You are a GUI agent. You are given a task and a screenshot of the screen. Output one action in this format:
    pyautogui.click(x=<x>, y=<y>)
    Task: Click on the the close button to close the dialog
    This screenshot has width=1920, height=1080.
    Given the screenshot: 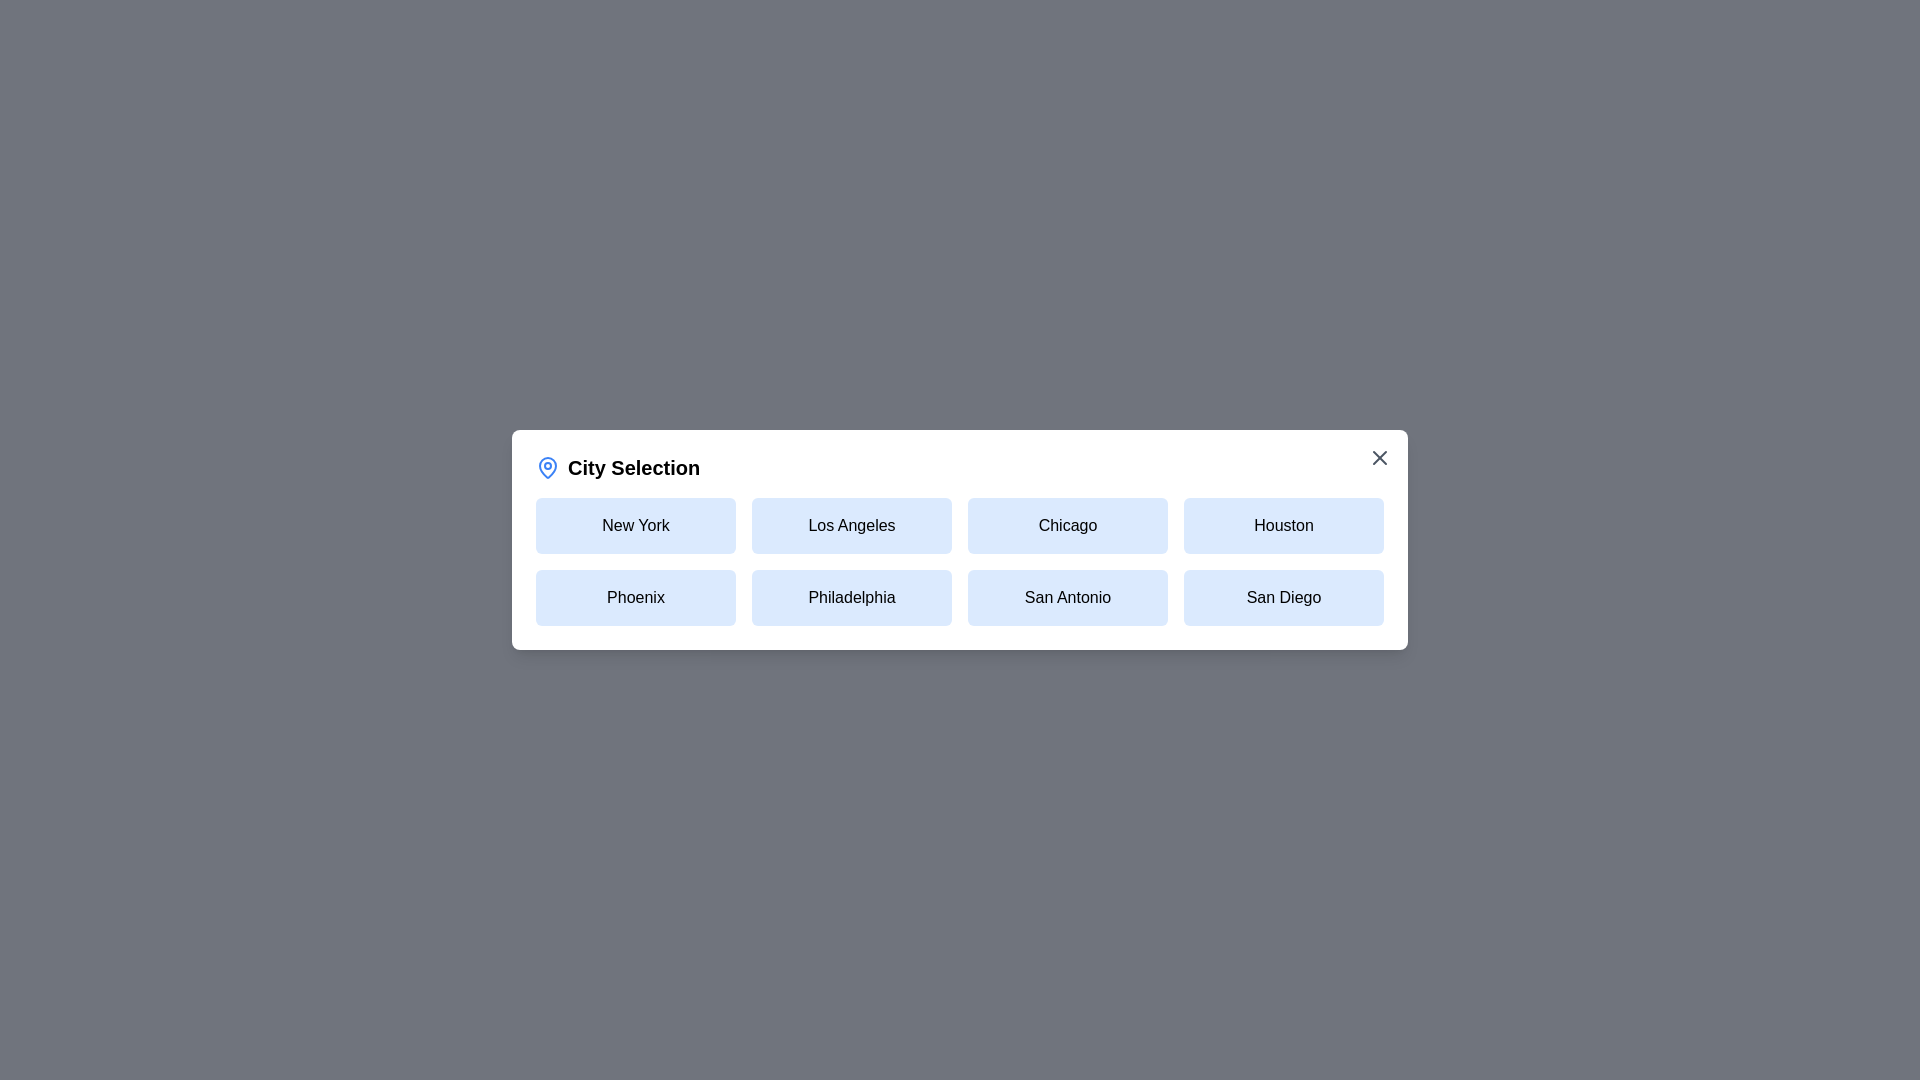 What is the action you would take?
    pyautogui.click(x=1379, y=458)
    